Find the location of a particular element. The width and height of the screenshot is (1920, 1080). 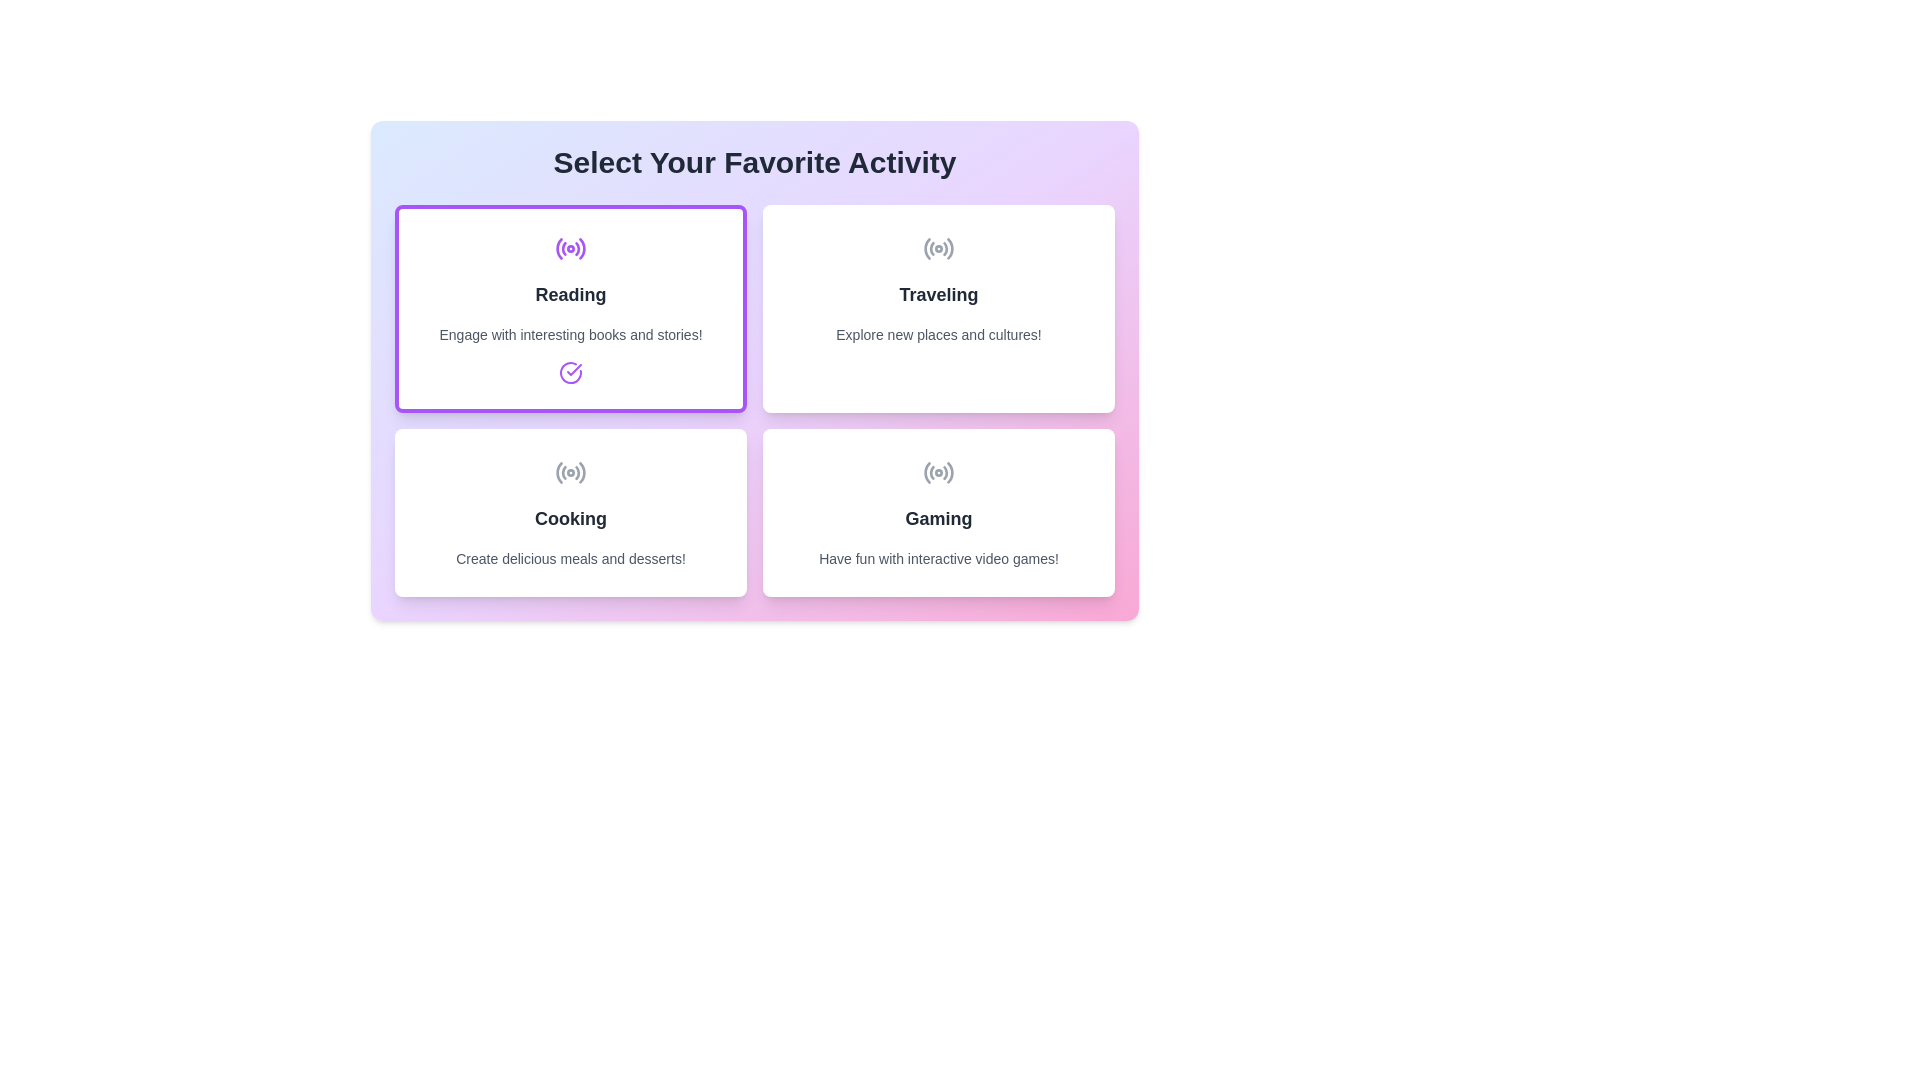

text label at the bottom-right corner of the fourth activity card in the grid, which identifies the 'Gaming' activity is located at coordinates (938, 518).